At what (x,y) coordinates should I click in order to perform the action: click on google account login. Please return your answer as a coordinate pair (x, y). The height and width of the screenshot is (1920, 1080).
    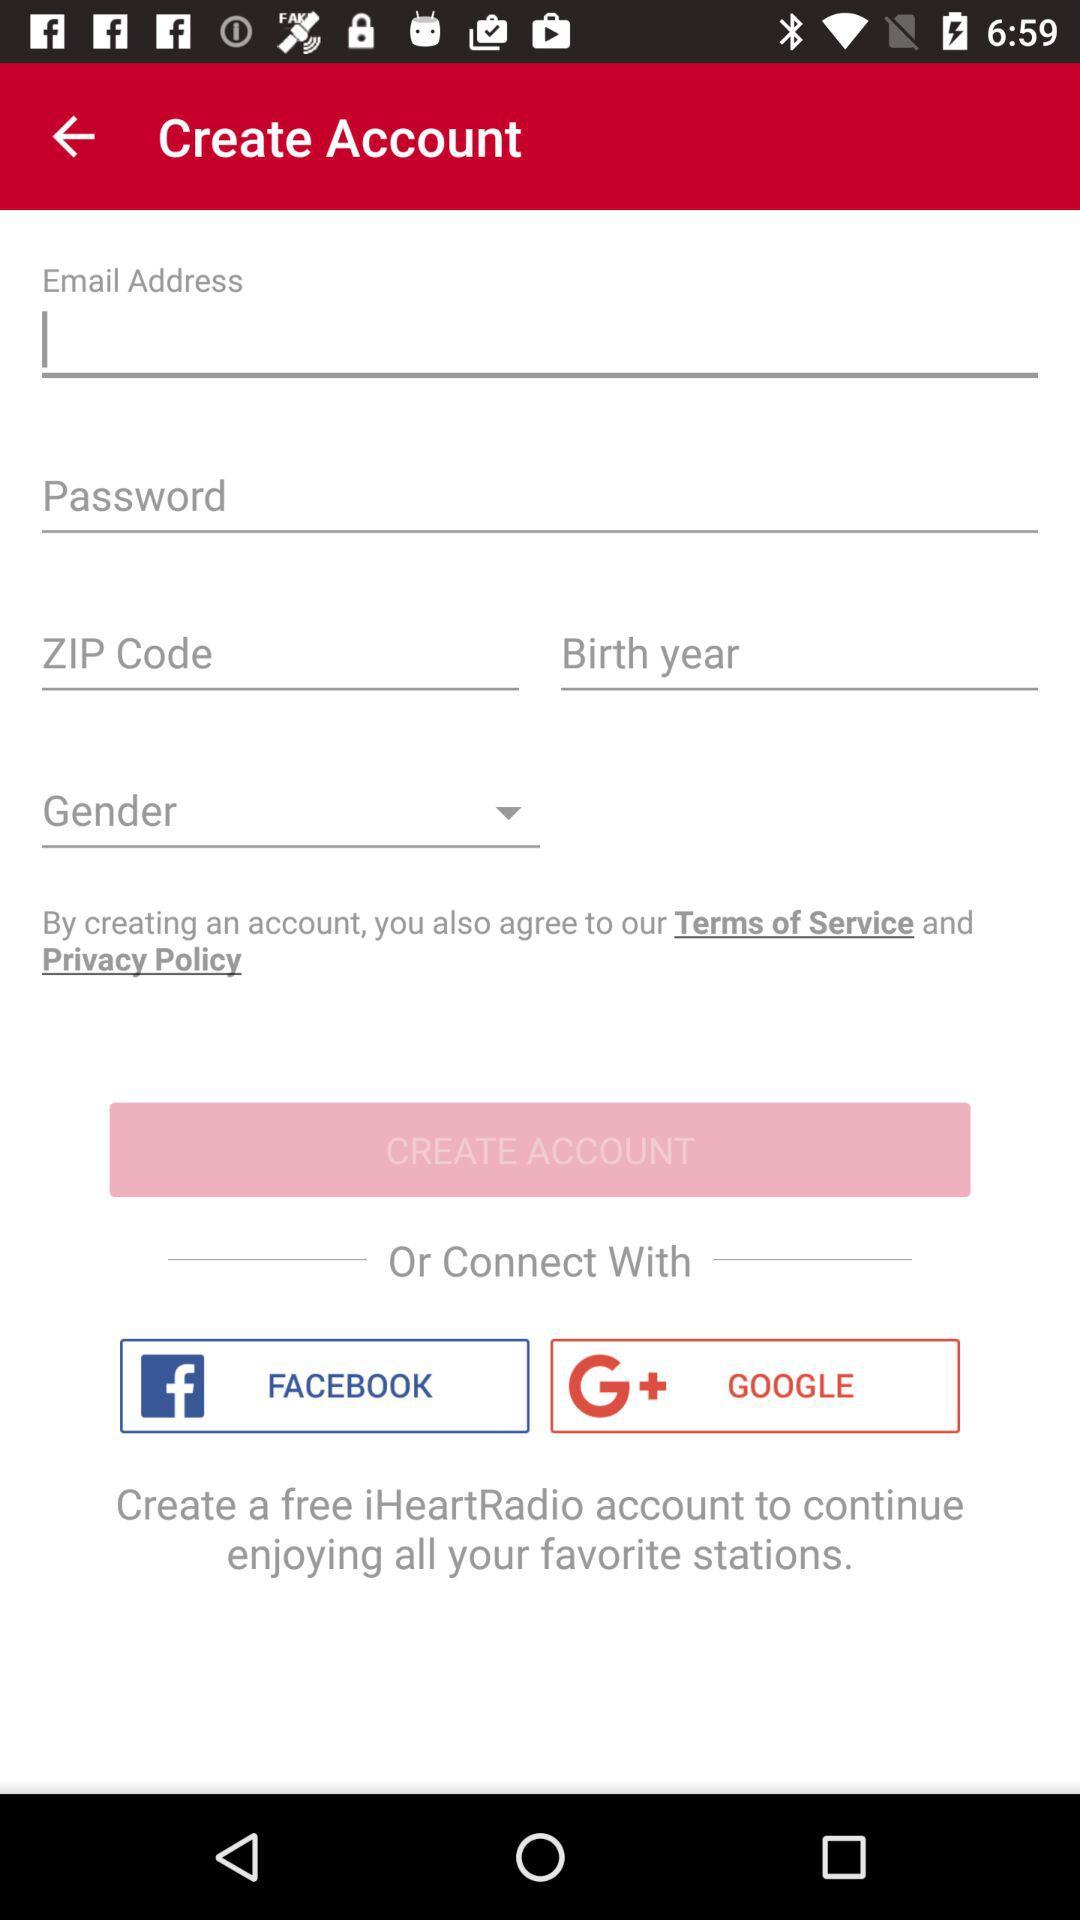
    Looking at the image, I should click on (755, 1385).